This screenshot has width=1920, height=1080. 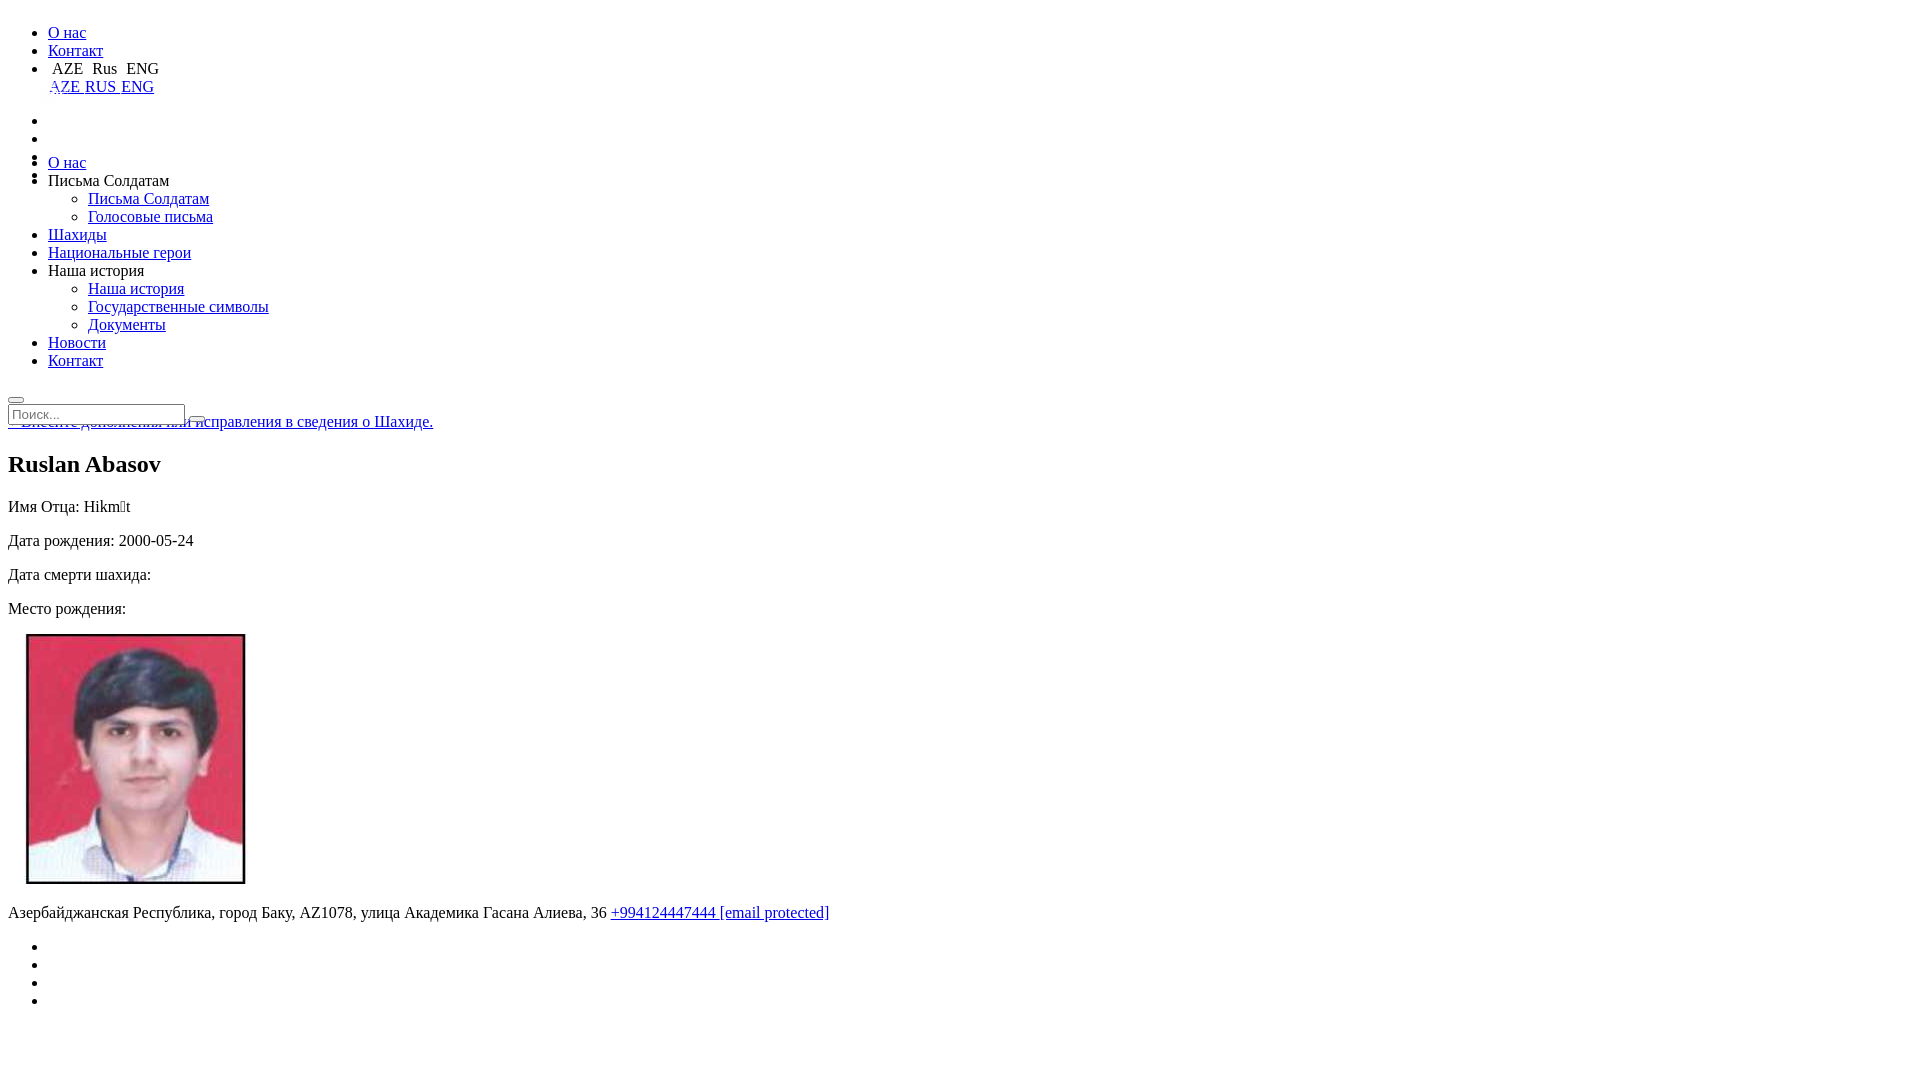 What do you see at coordinates (66, 85) in the screenshot?
I see `'AZE'` at bounding box center [66, 85].